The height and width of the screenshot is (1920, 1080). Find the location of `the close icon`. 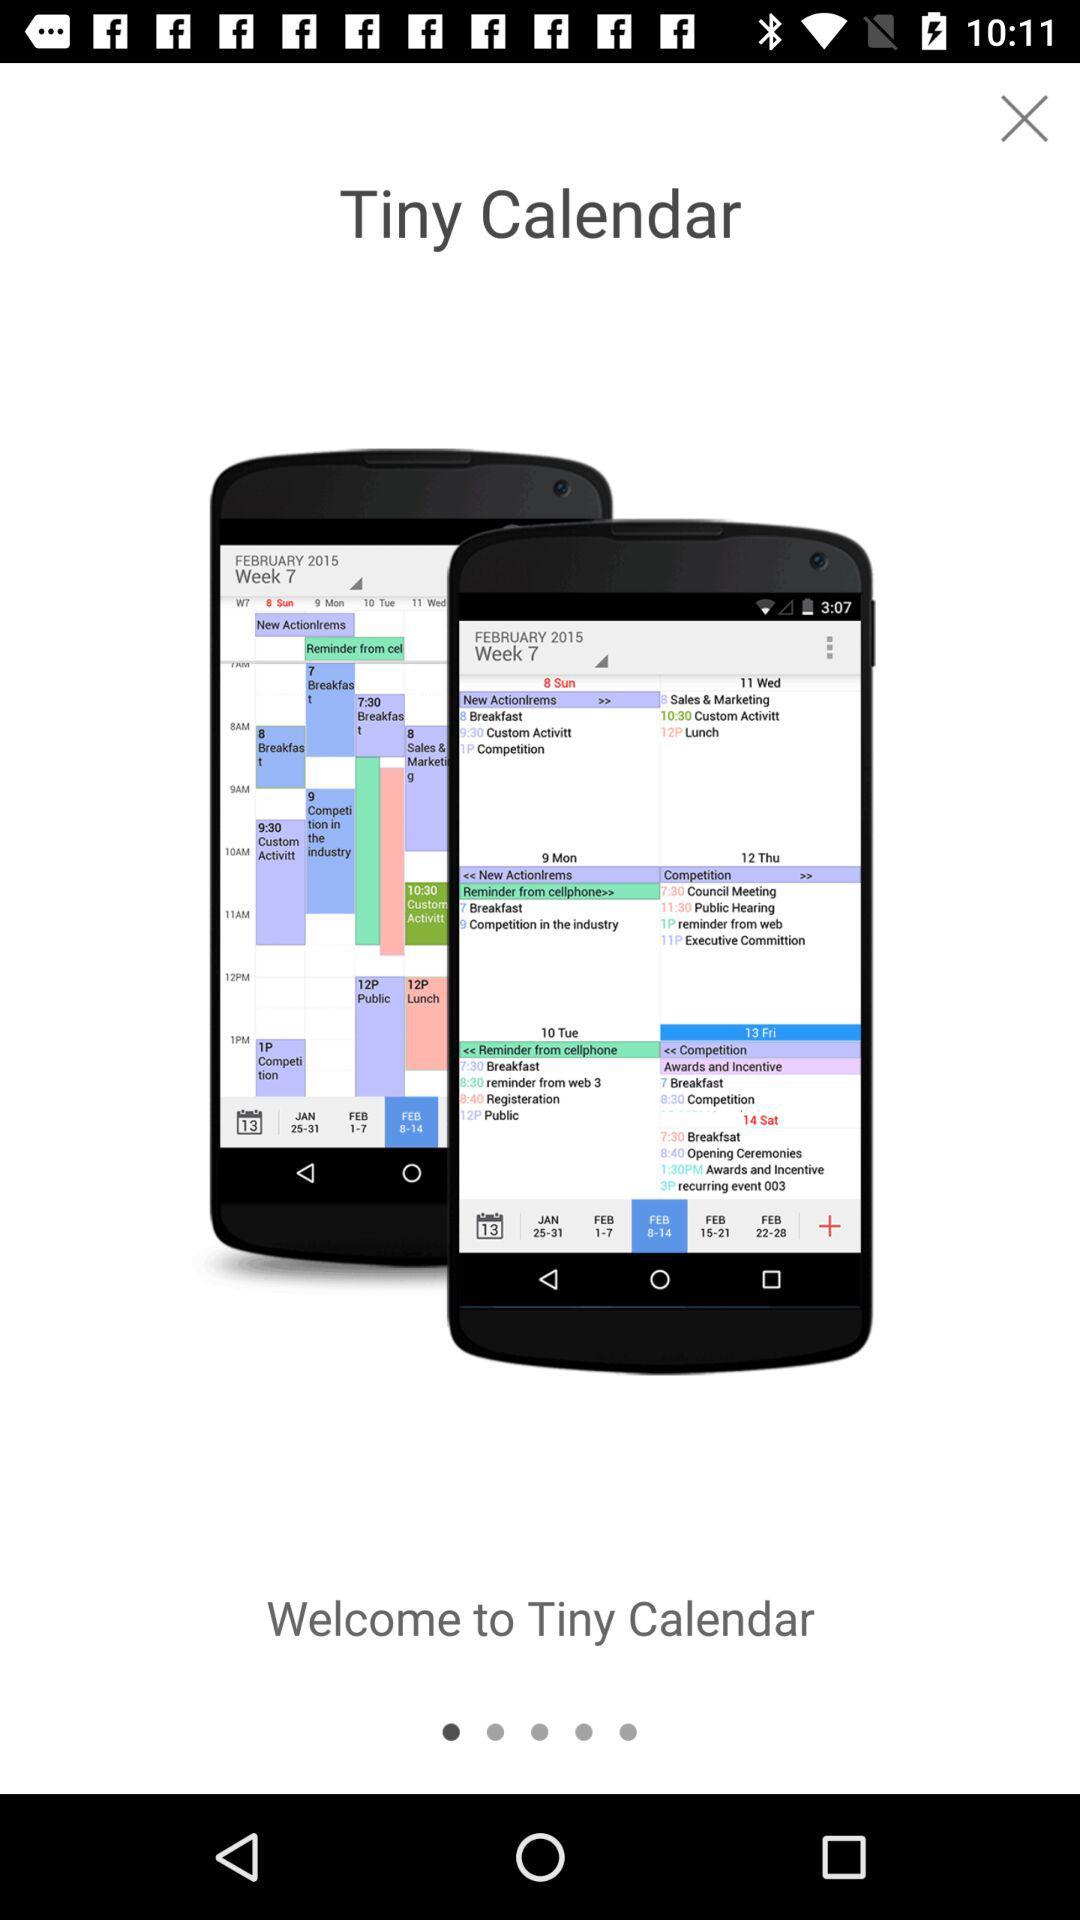

the close icon is located at coordinates (1024, 117).